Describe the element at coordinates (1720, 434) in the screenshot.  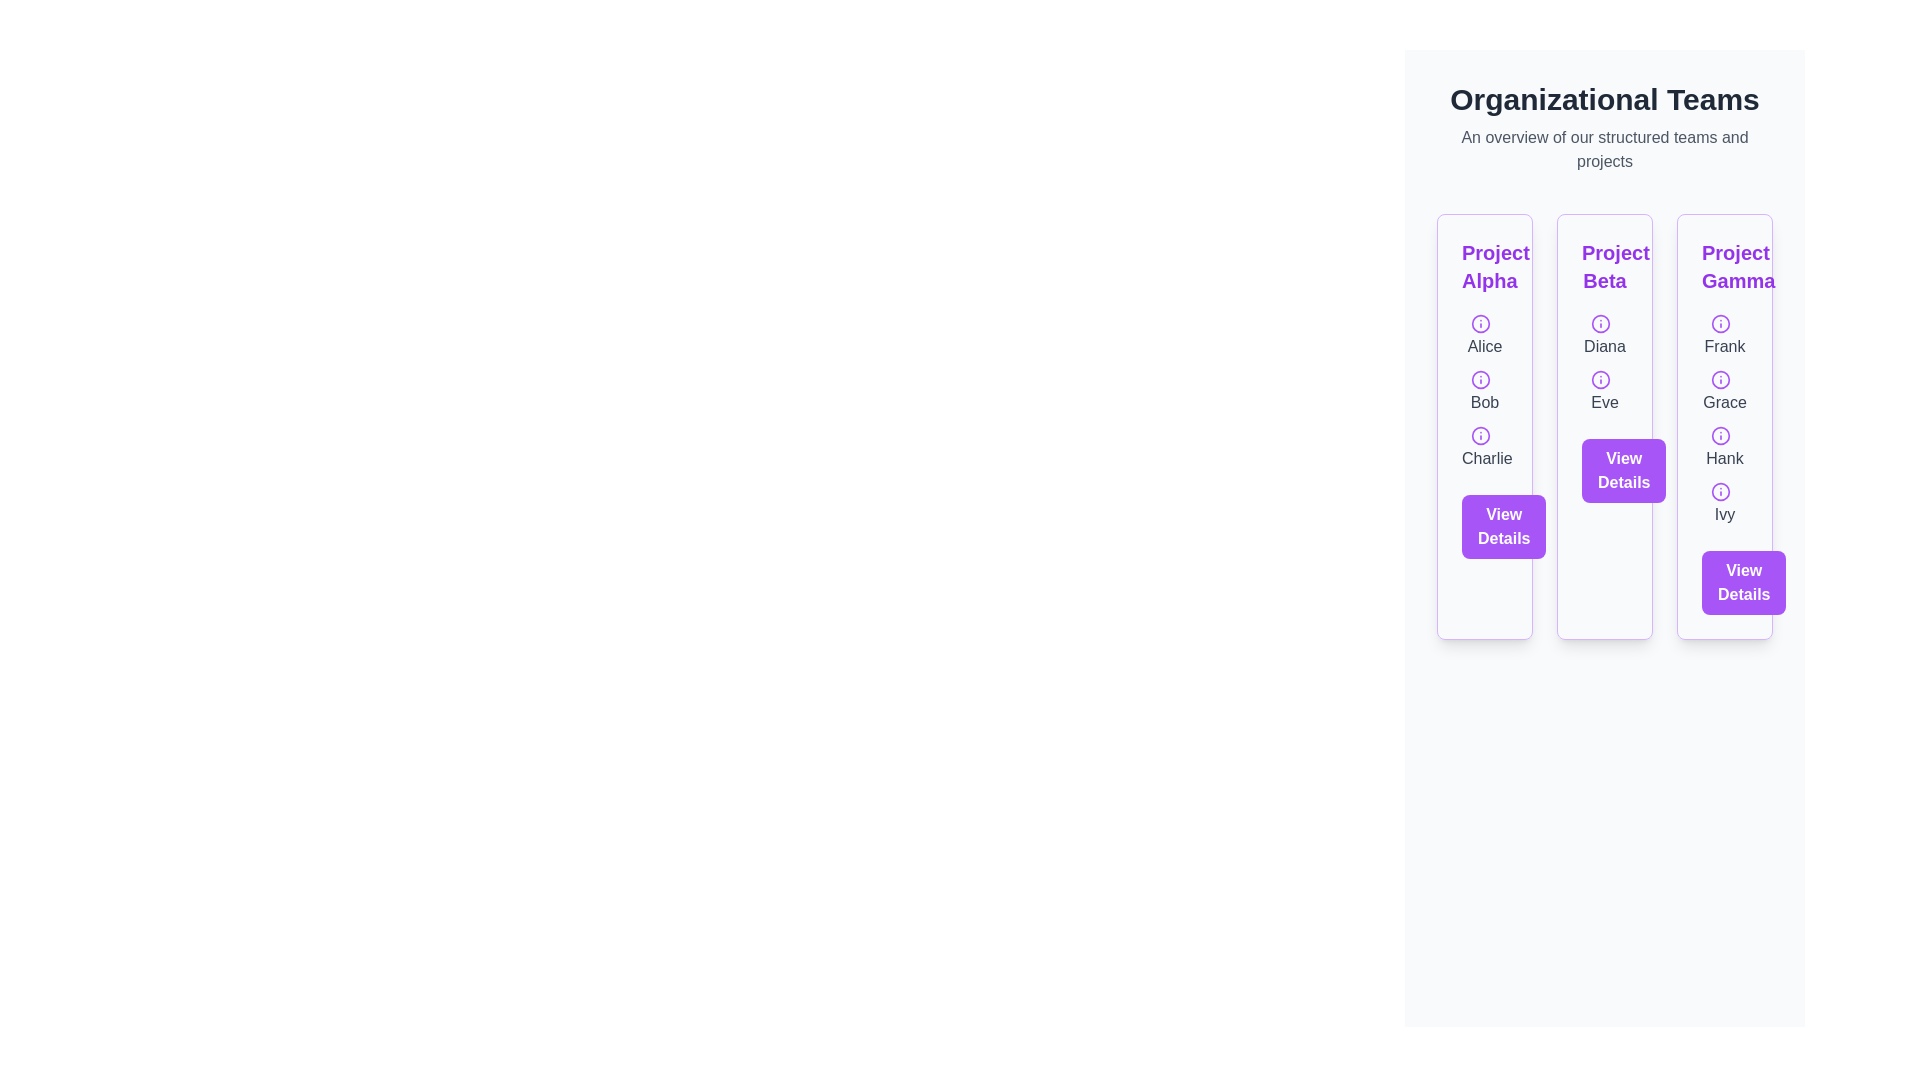
I see `the informational icon located on the 'Project Gamma' card next to the name 'Hank'. This is the second info icon in the list` at that location.